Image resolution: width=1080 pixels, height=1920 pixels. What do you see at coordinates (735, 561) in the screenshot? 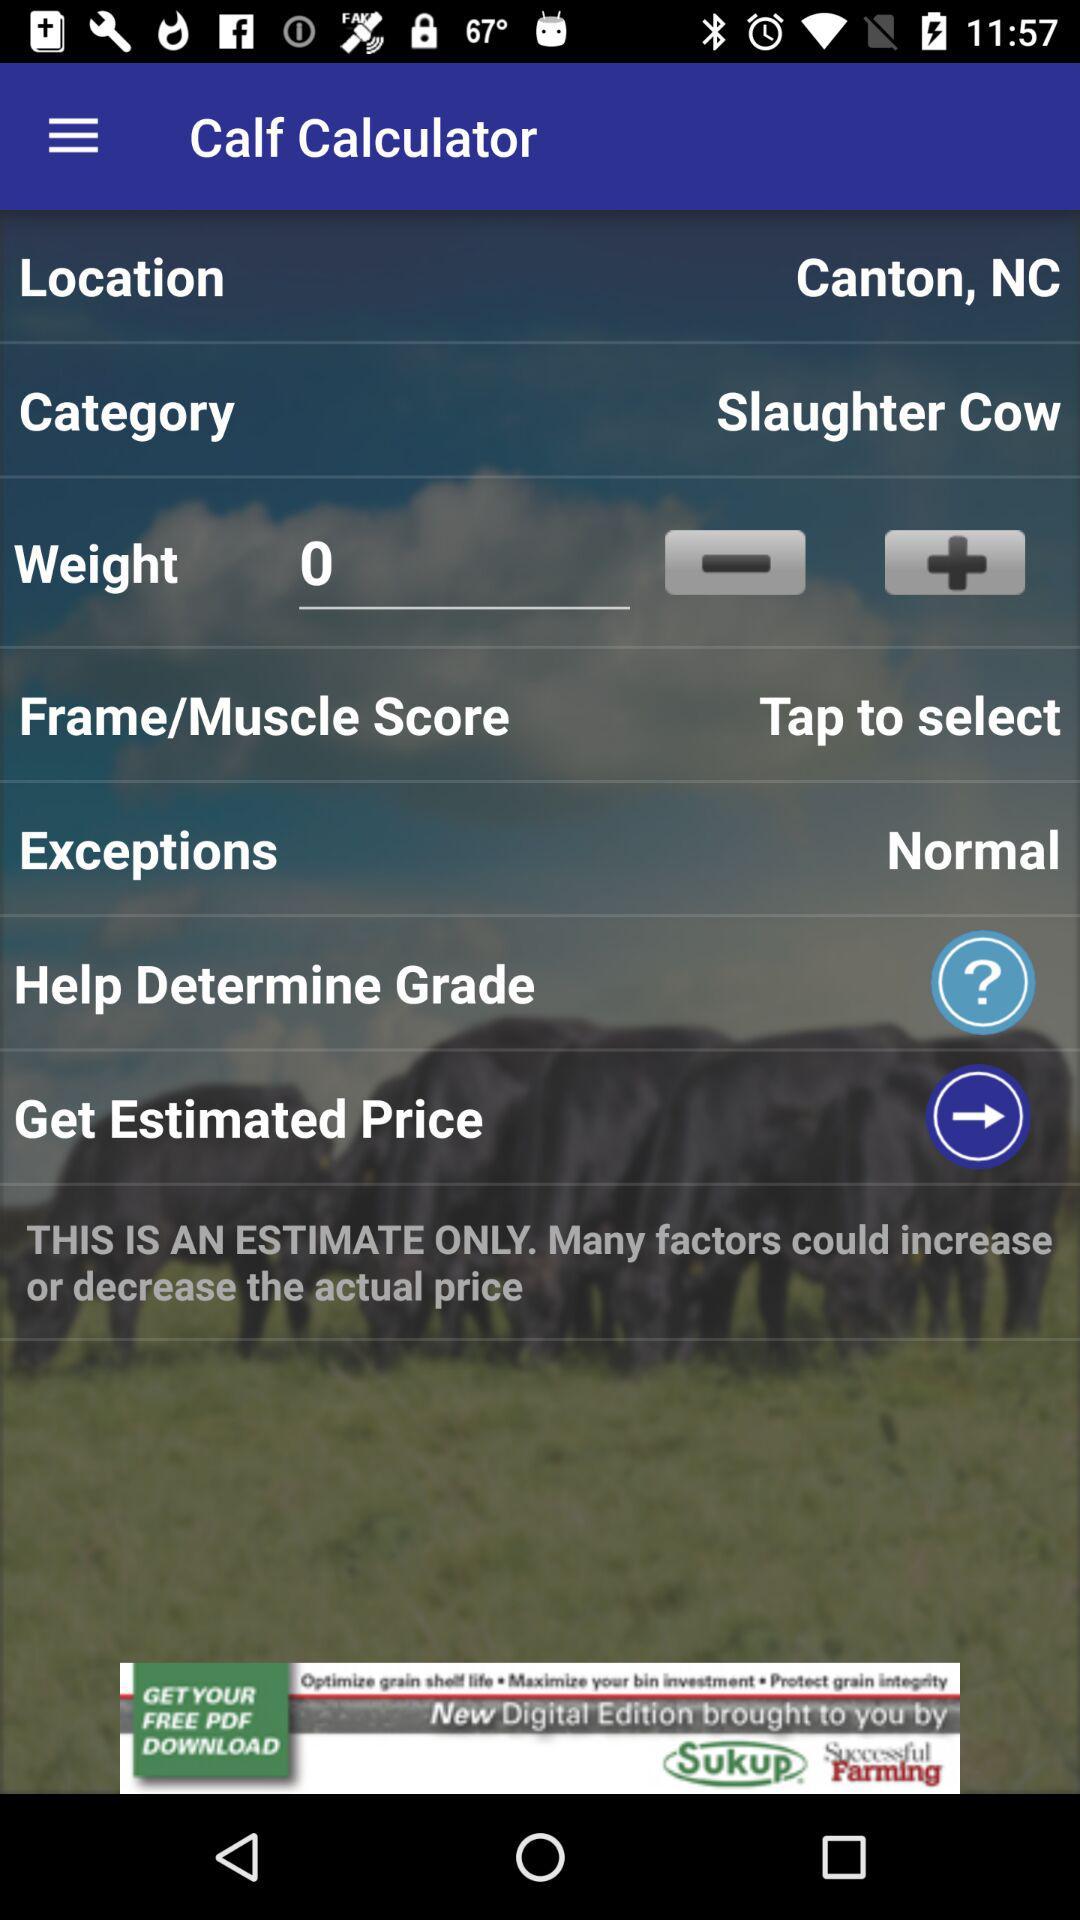
I see `icon` at bounding box center [735, 561].